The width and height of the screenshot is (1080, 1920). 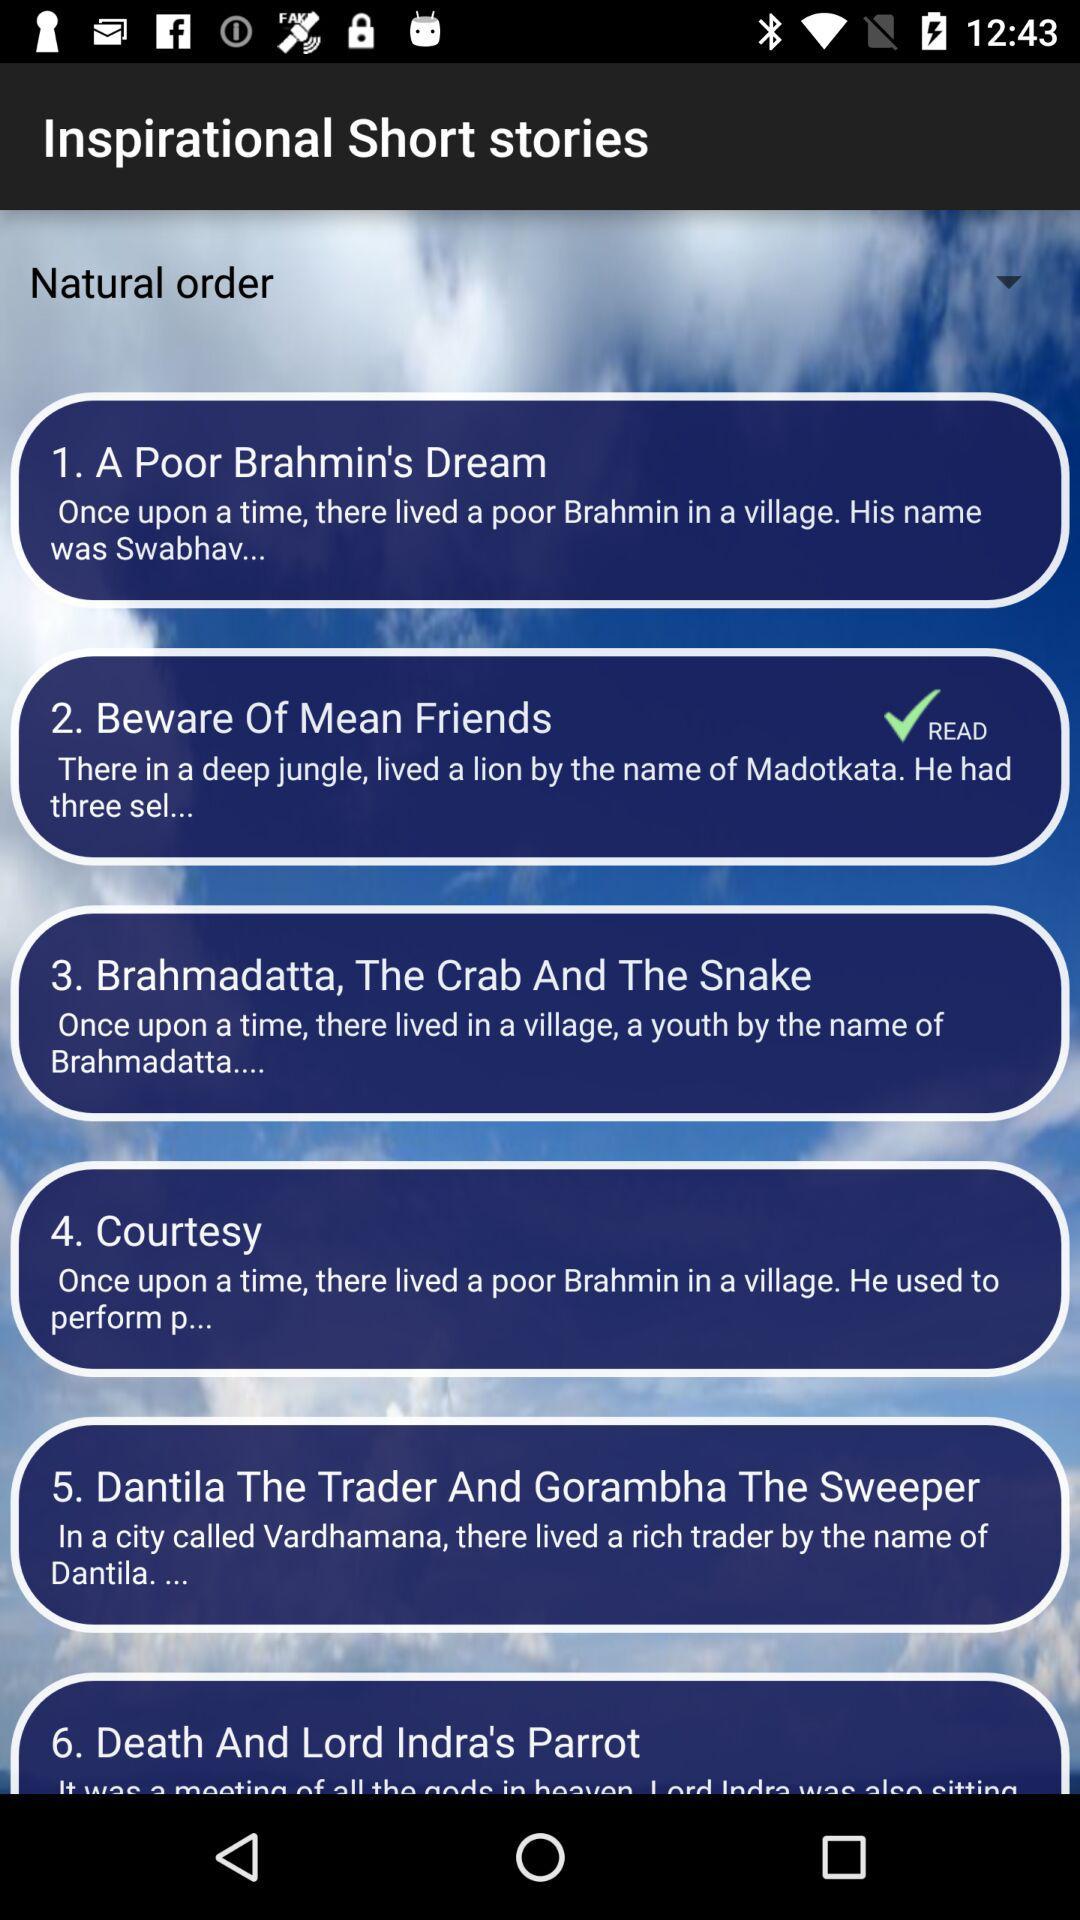 What do you see at coordinates (540, 1484) in the screenshot?
I see `the 5 dantila the icon` at bounding box center [540, 1484].